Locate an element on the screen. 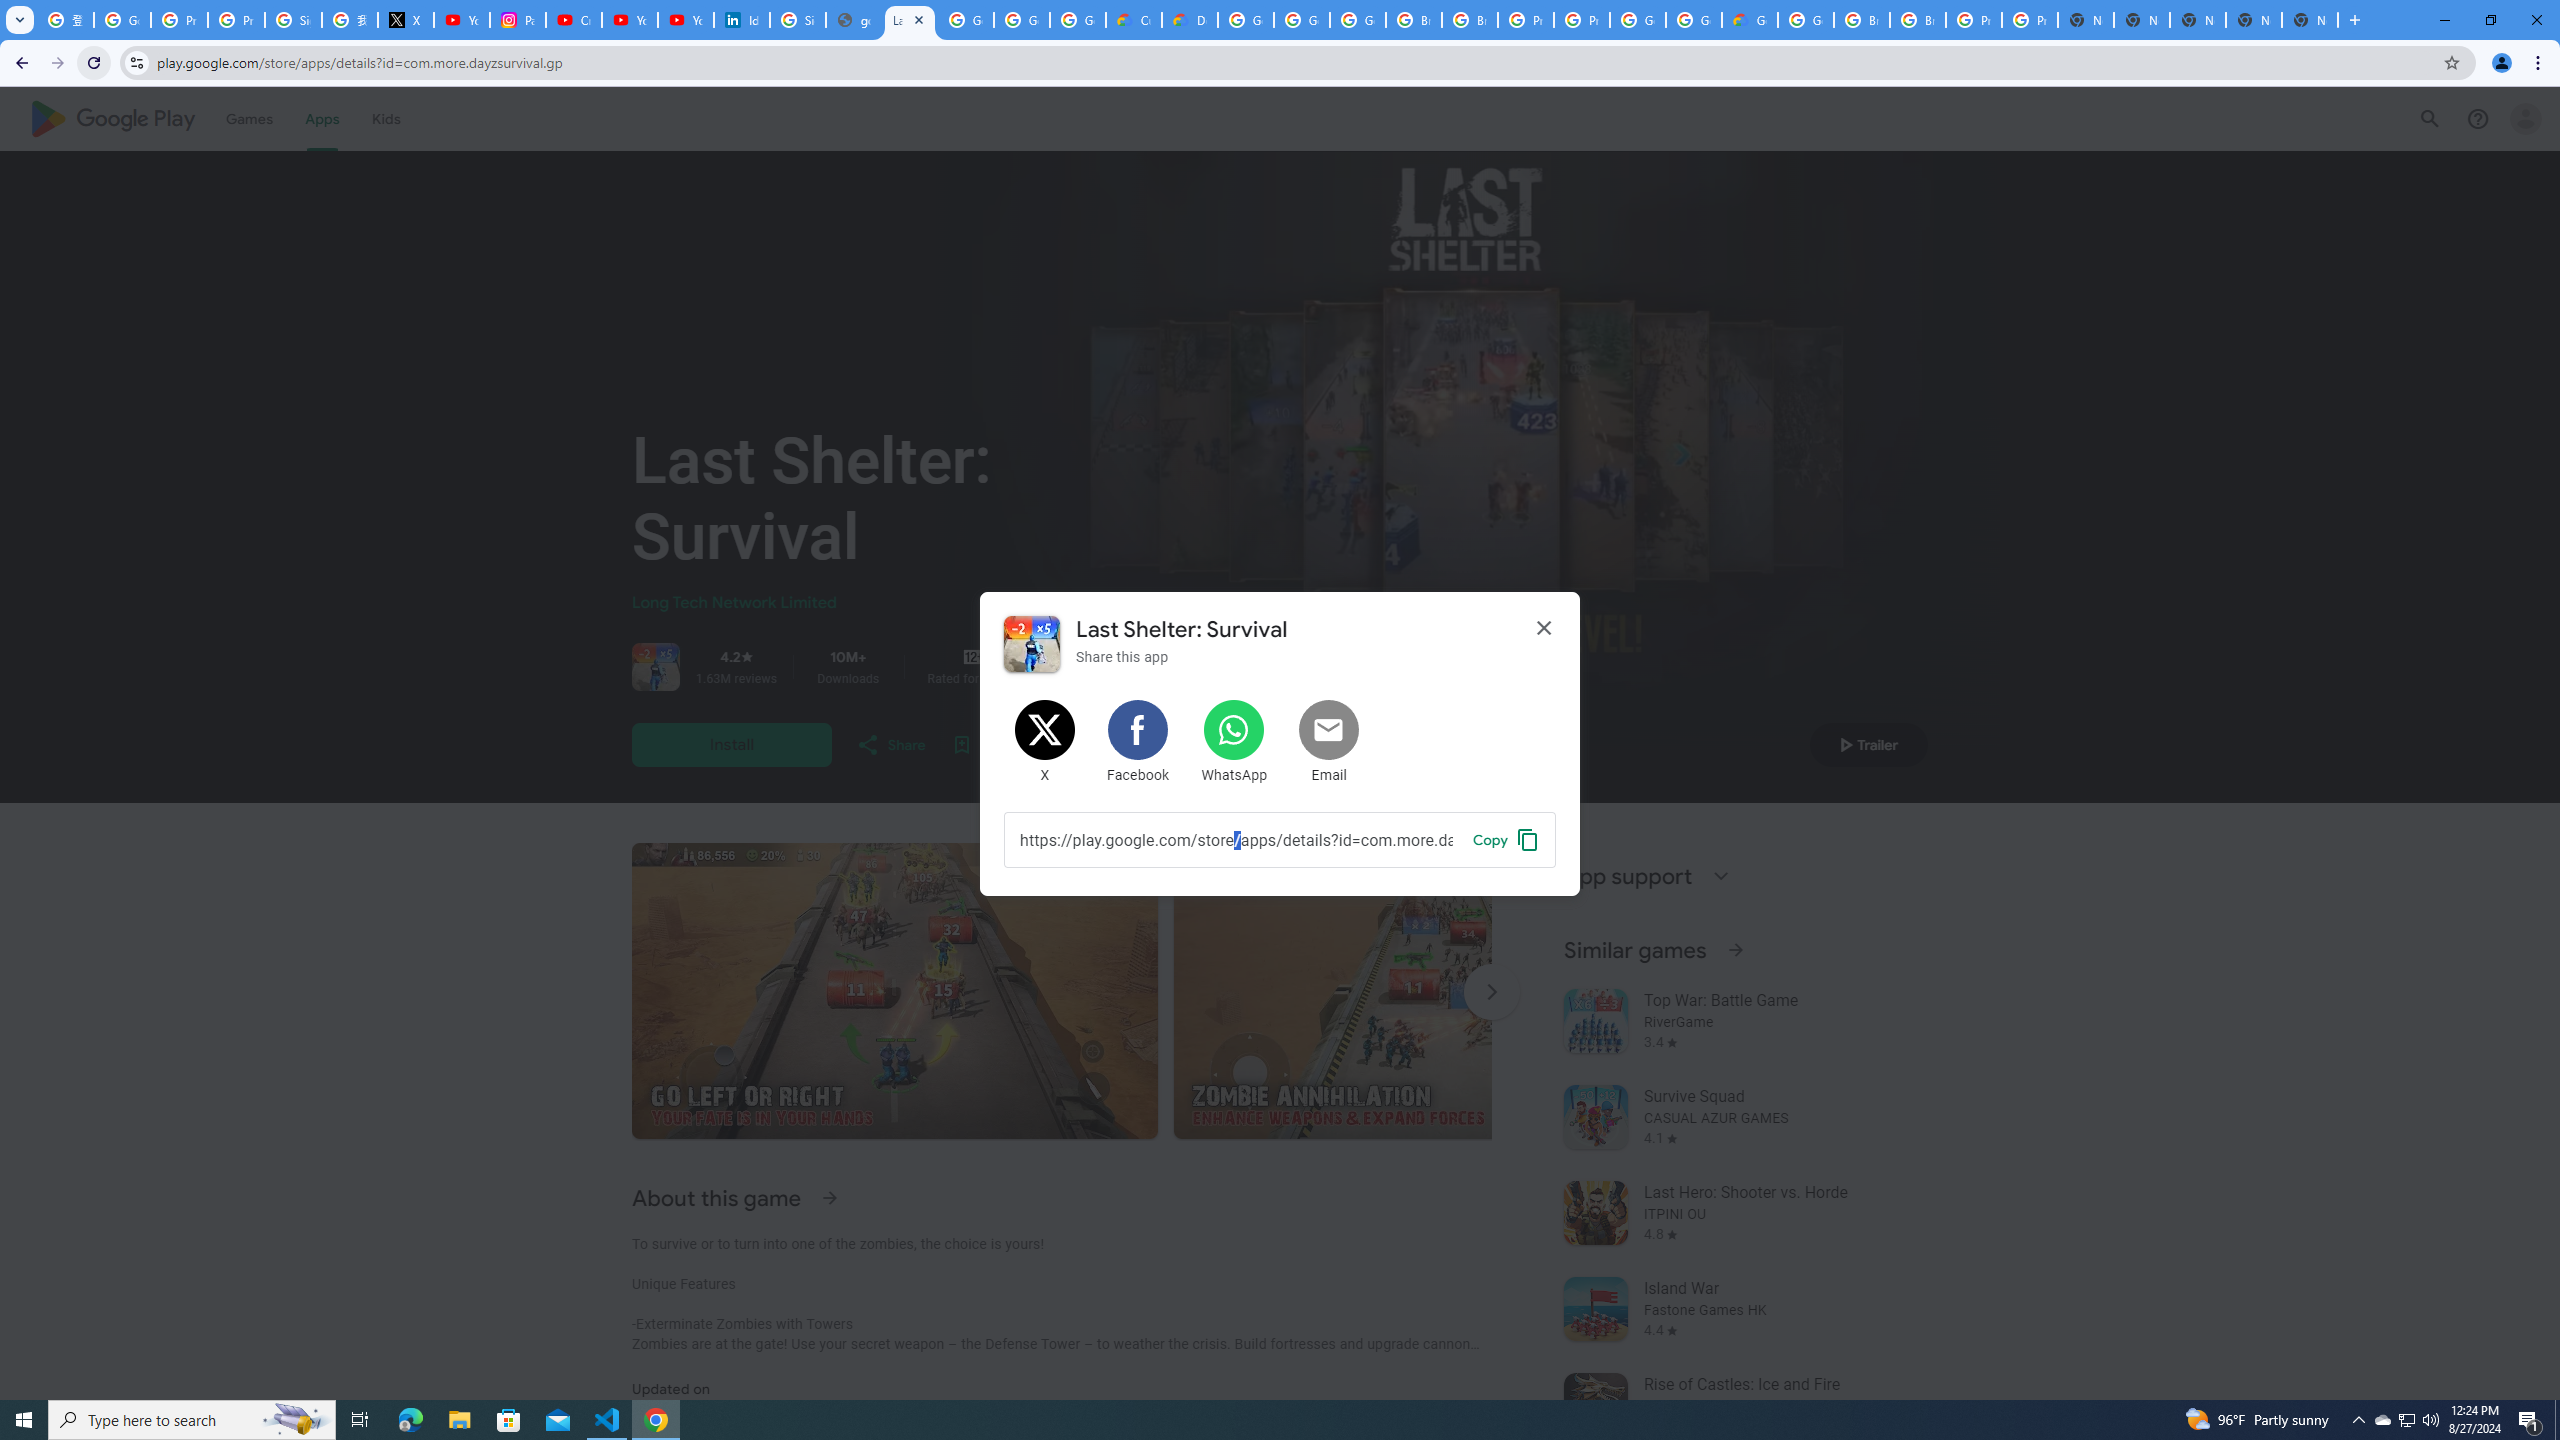 This screenshot has height=1440, width=2560. 'Browse Chrome as a guest - Computer - Google Chrome Help' is located at coordinates (1414, 19).